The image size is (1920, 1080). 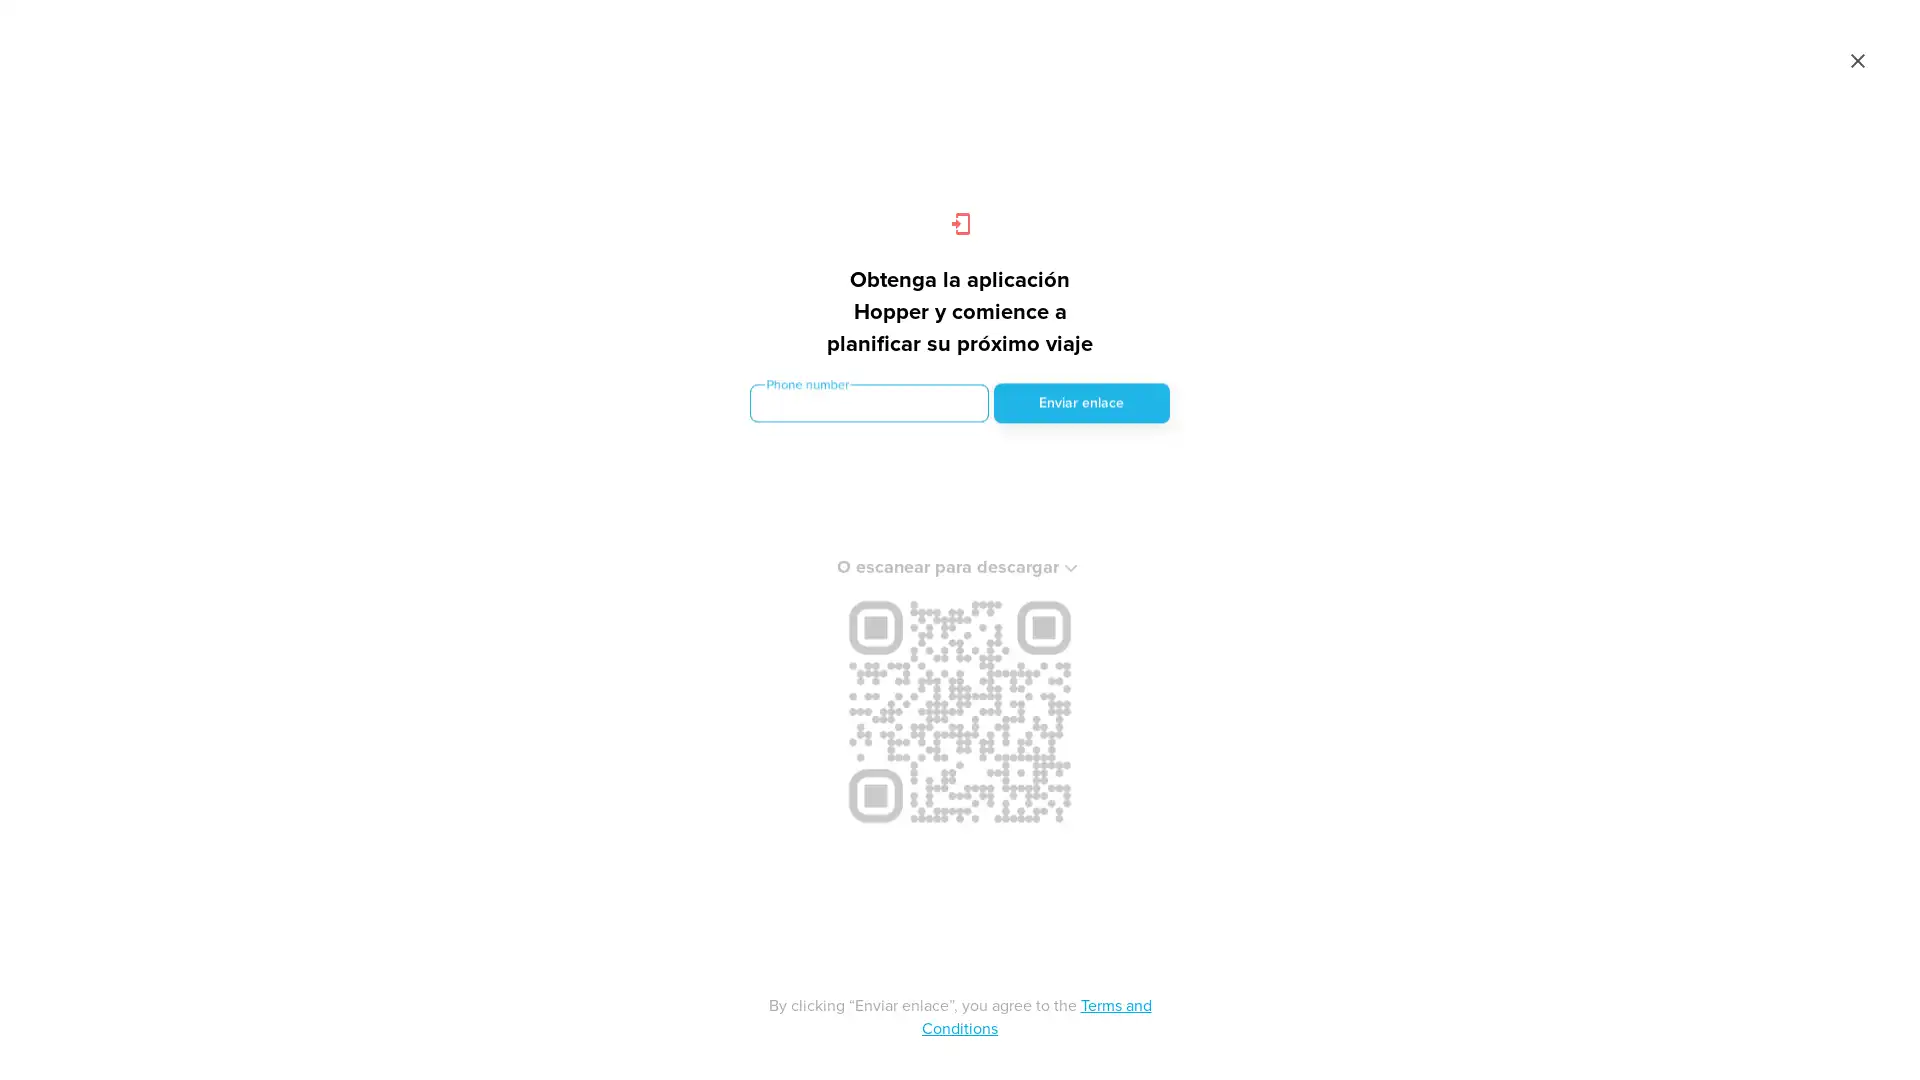 What do you see at coordinates (1080, 401) in the screenshot?
I see `Enviar enlace` at bounding box center [1080, 401].